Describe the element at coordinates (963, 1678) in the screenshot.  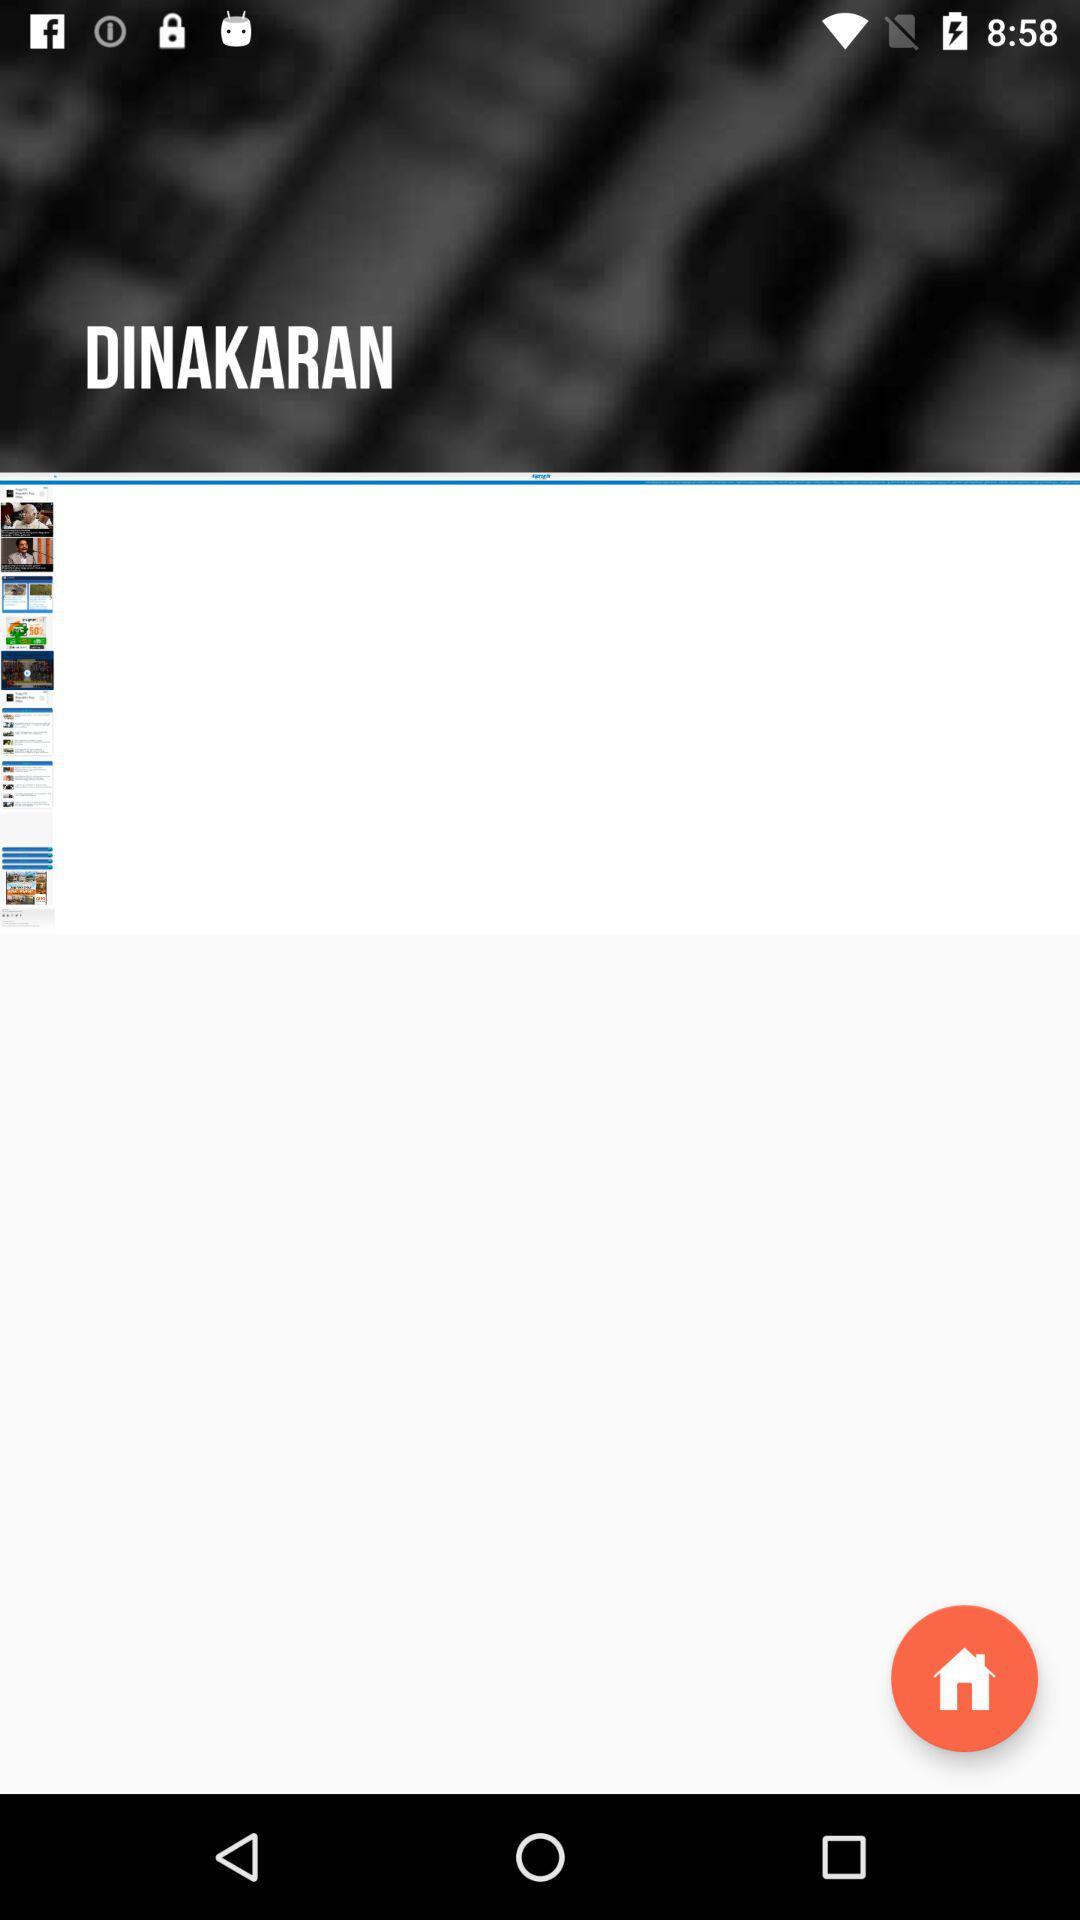
I see `the home icon` at that location.